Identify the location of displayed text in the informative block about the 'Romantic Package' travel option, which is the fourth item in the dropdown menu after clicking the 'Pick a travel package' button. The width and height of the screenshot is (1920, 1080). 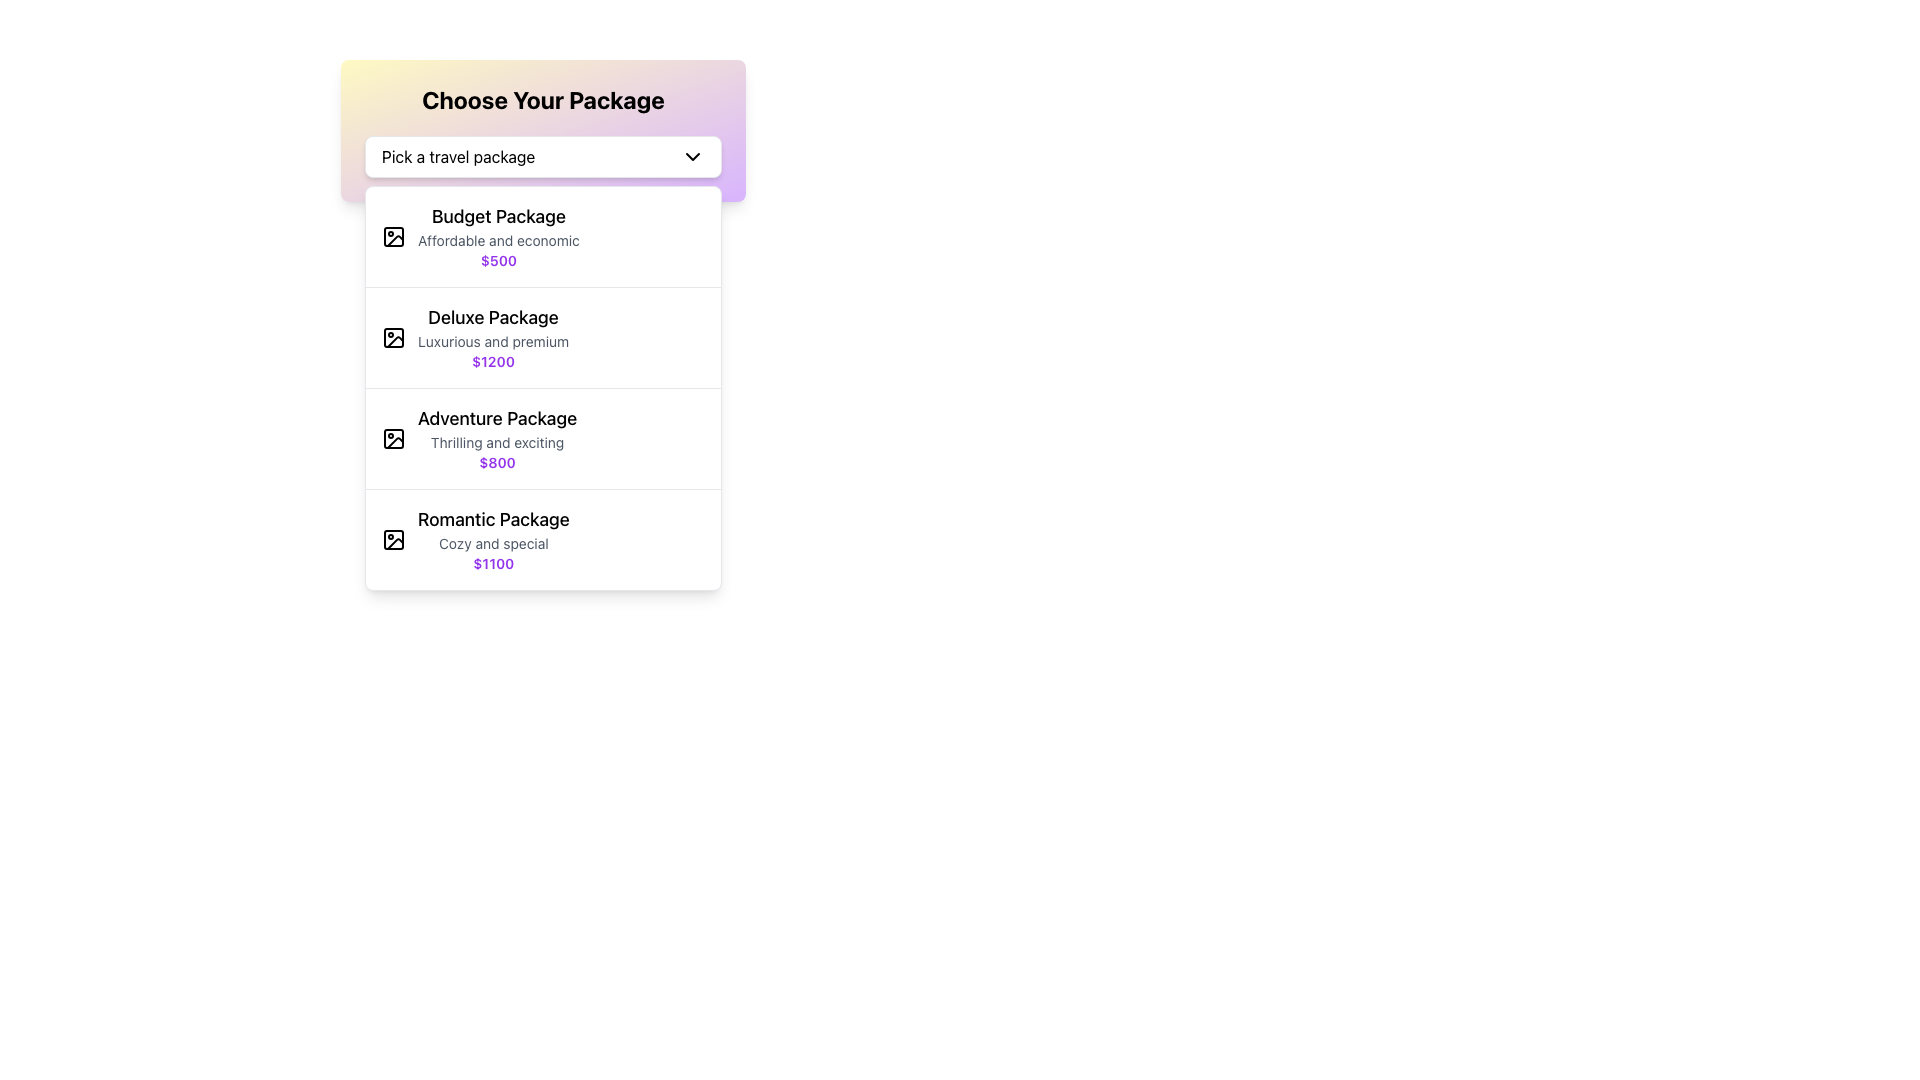
(493, 540).